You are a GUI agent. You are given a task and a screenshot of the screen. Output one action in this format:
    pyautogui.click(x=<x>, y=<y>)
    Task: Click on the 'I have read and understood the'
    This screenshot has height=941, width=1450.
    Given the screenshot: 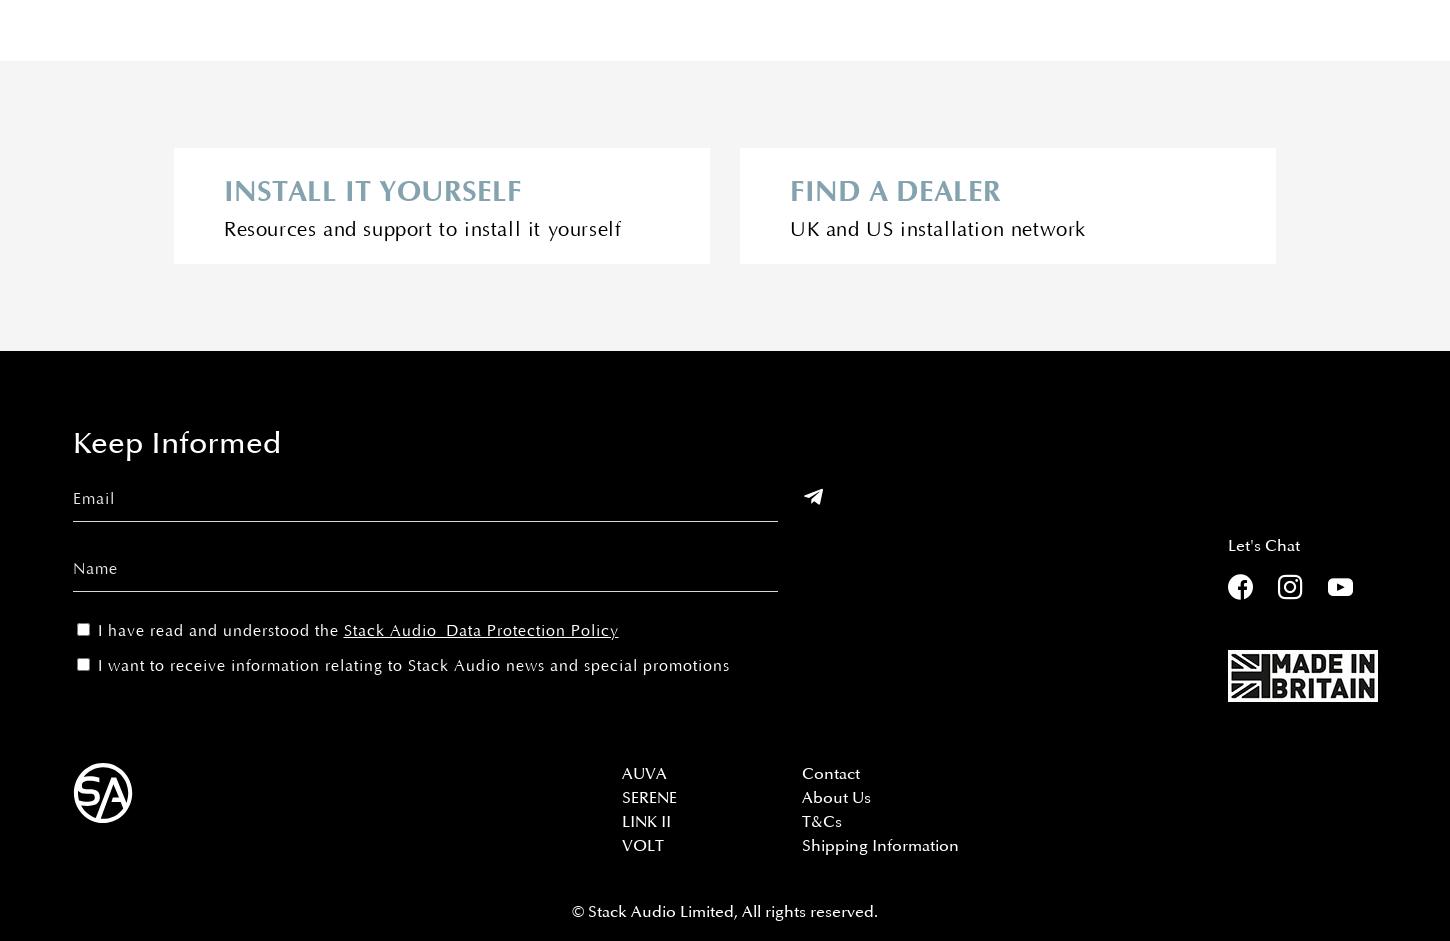 What is the action you would take?
    pyautogui.click(x=218, y=629)
    